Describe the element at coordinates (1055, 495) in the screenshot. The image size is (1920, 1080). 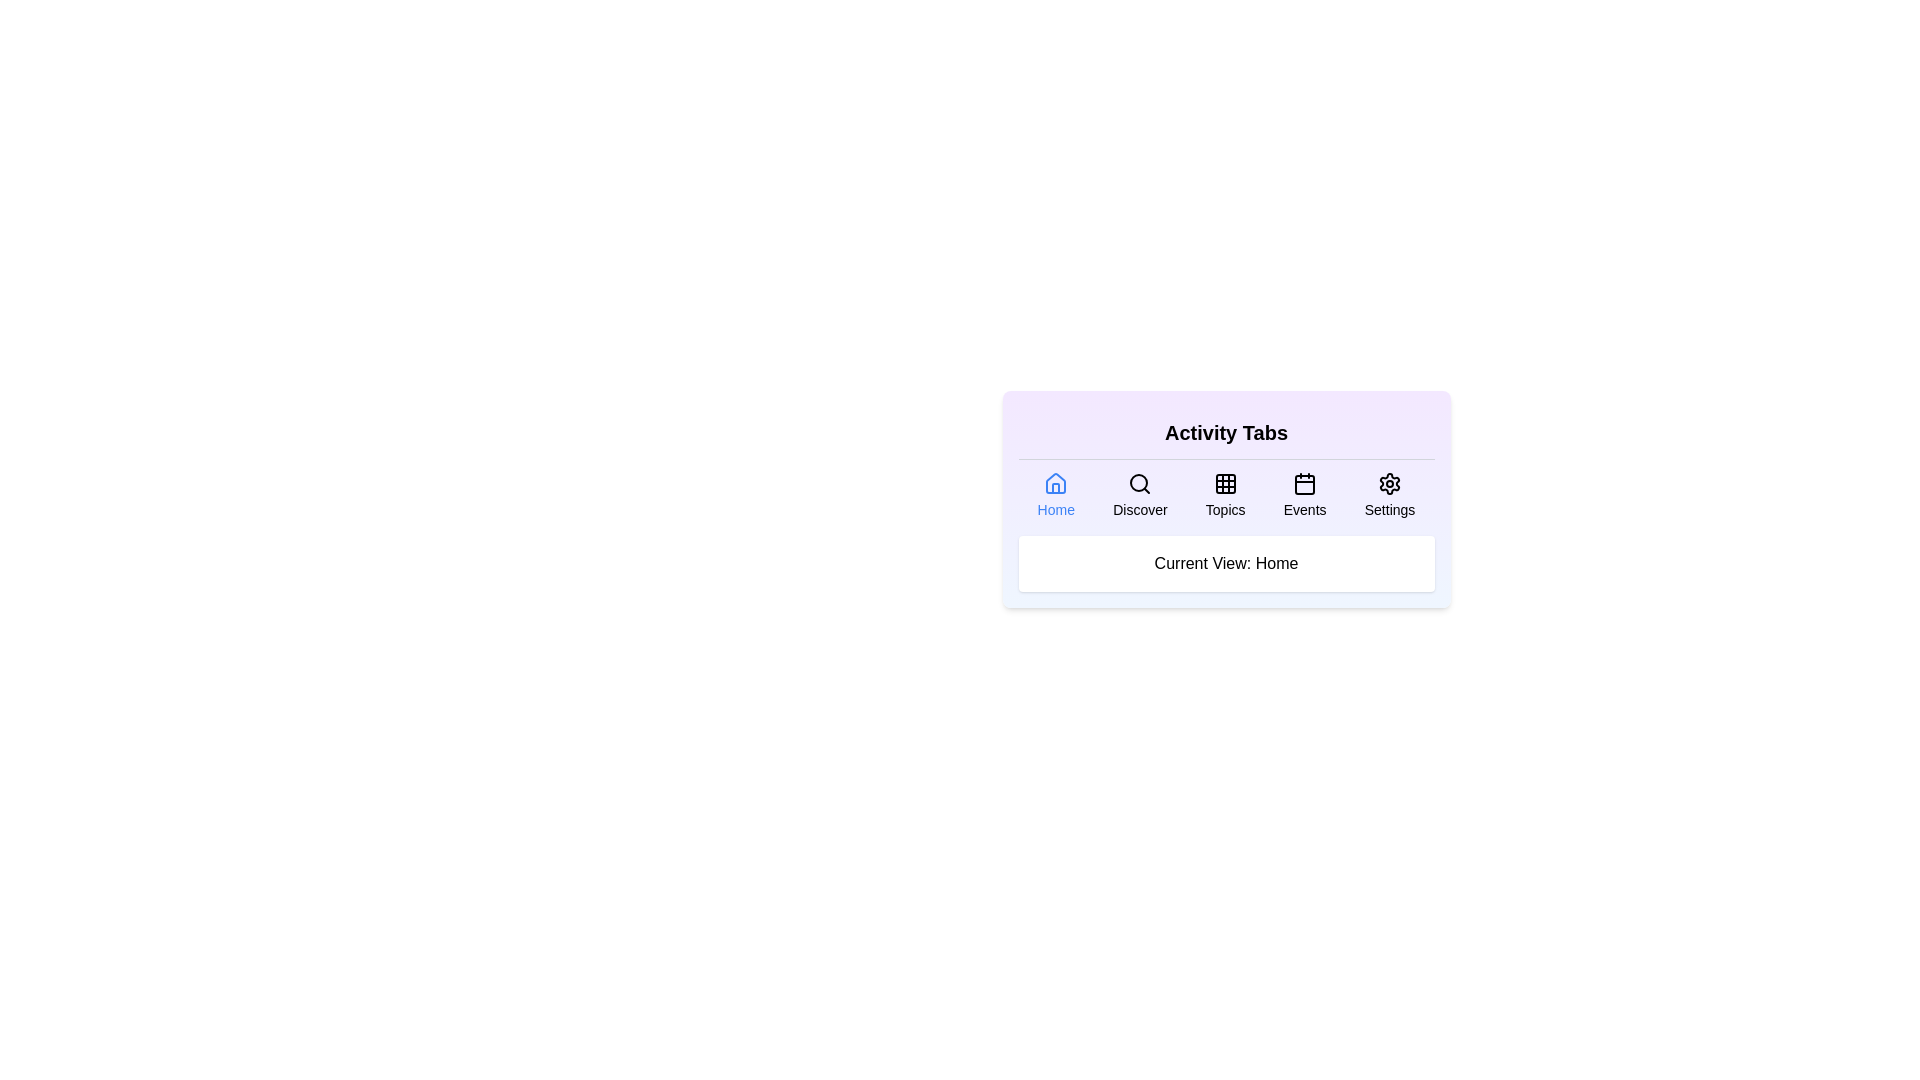
I see `the tab icon corresponding to Home` at that location.